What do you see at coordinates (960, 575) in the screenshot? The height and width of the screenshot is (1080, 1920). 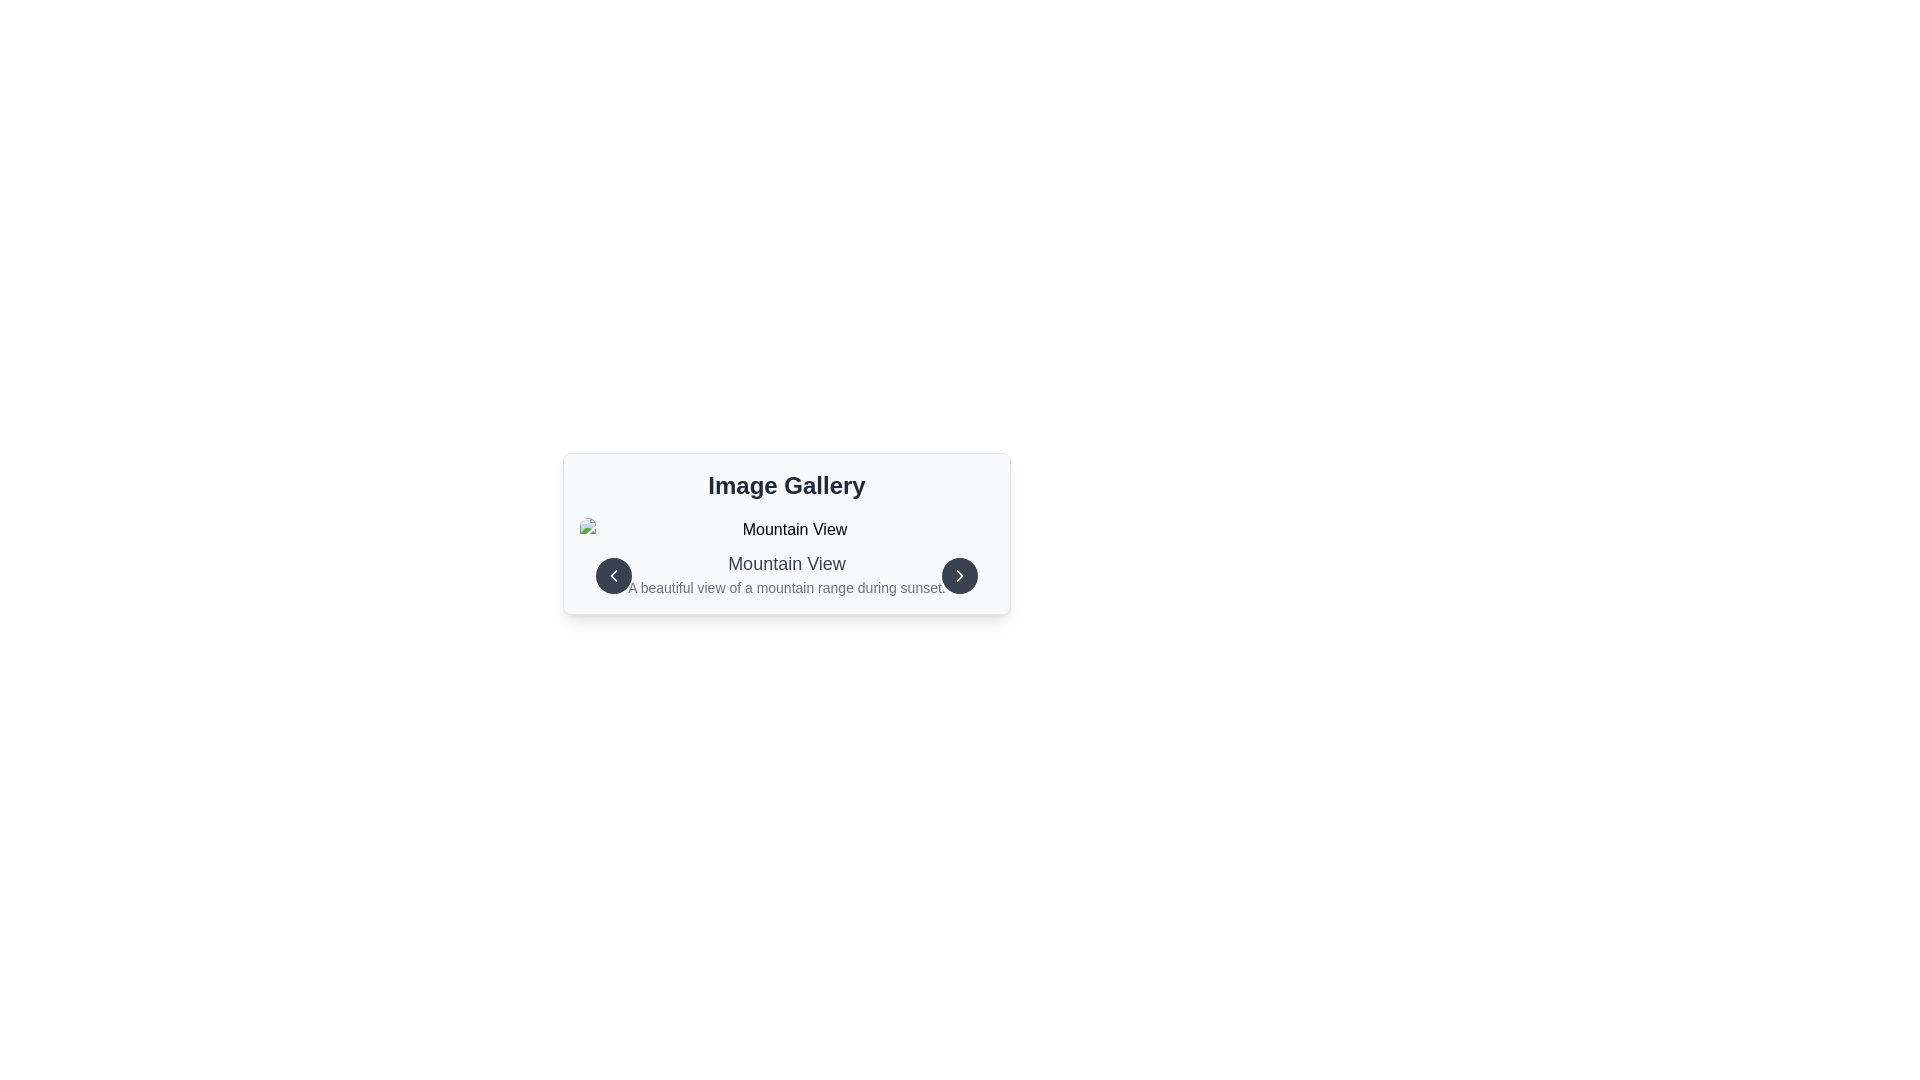 I see `the rightmost button in the horizontal row of navigation buttons` at bounding box center [960, 575].